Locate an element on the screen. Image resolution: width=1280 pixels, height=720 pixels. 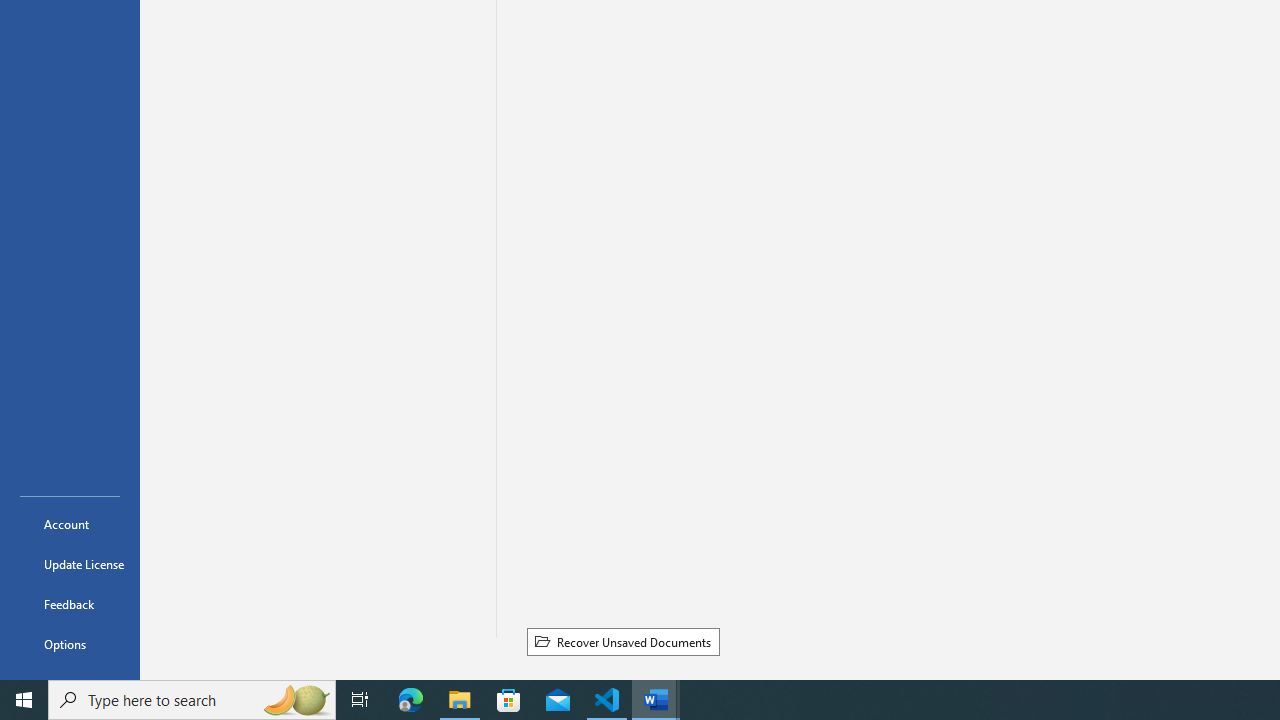
'Update License' is located at coordinates (69, 564).